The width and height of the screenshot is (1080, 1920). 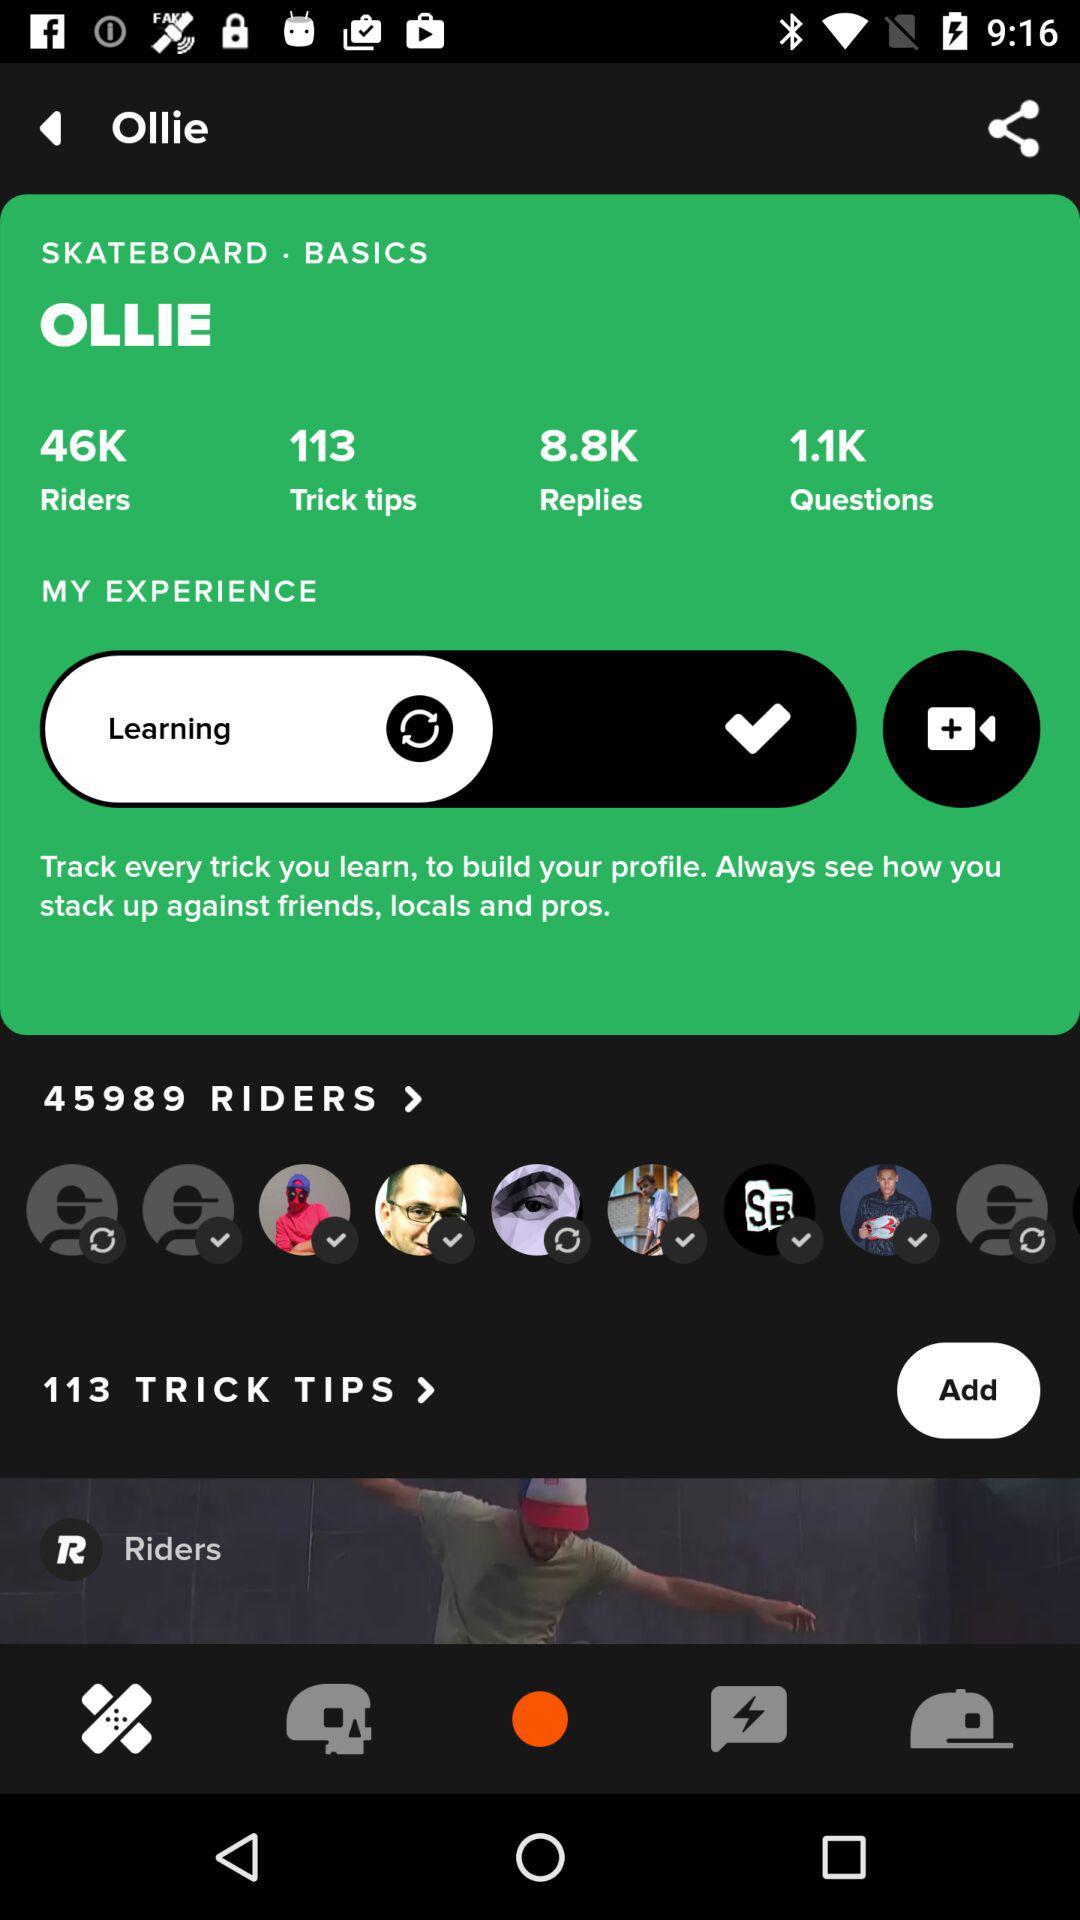 What do you see at coordinates (967, 1390) in the screenshot?
I see `add option` at bounding box center [967, 1390].